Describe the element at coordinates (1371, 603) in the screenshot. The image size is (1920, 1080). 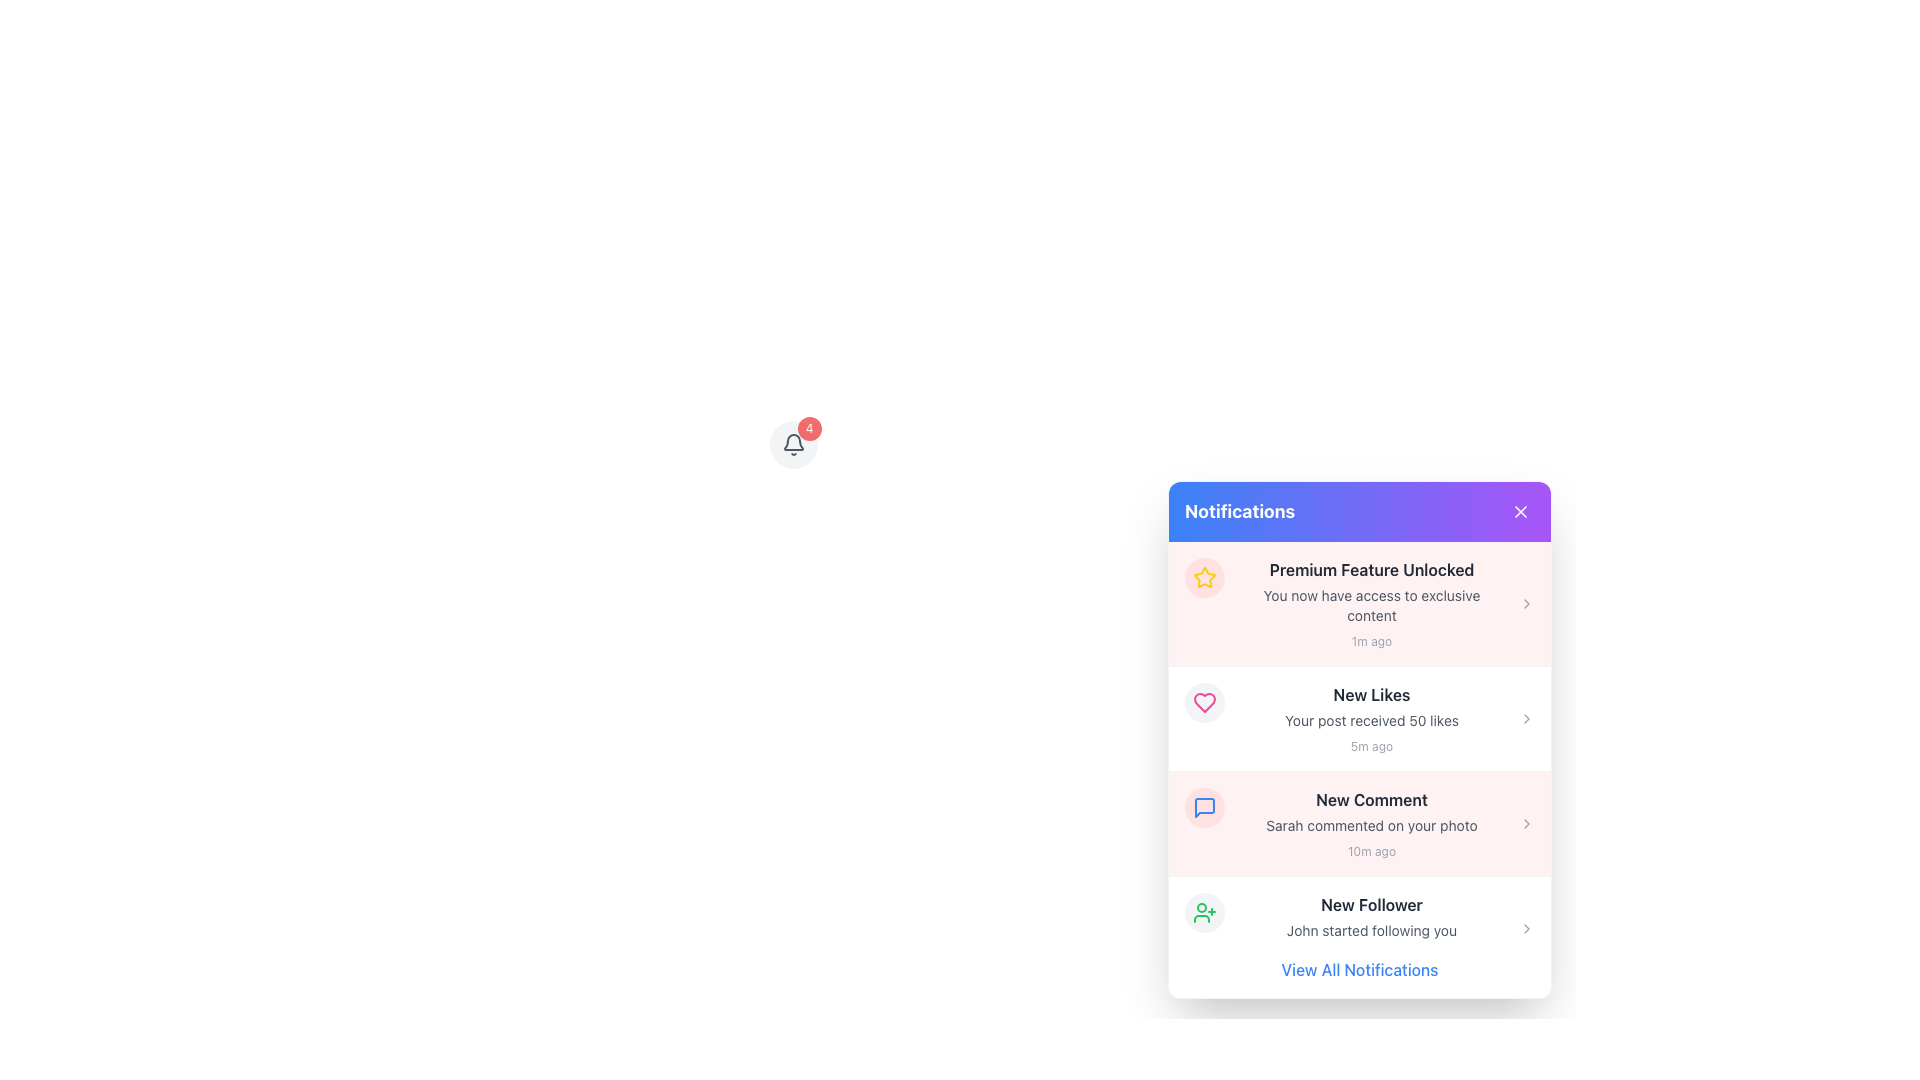
I see `the text block titled 'Premium Feature Unlocked'` at that location.